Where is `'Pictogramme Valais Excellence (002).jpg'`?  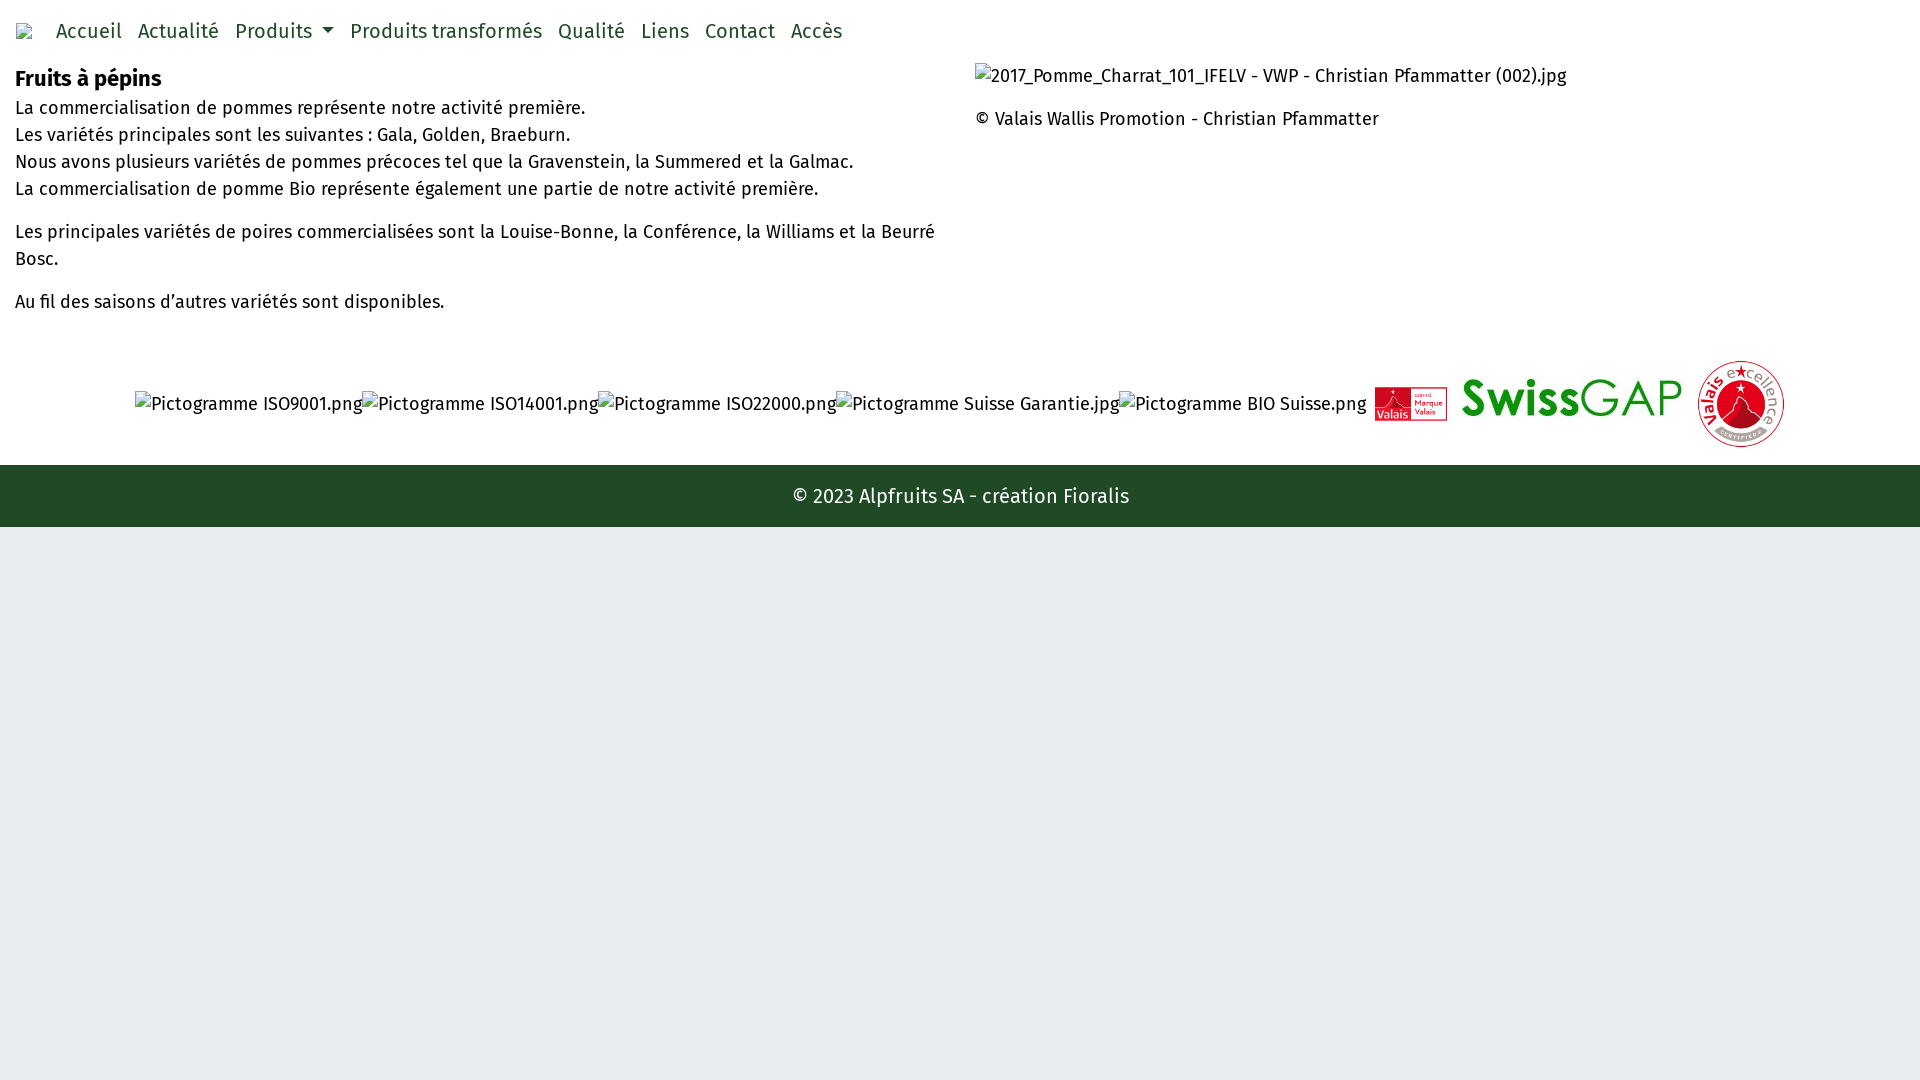
'Pictogramme Valais Excellence (002).jpg' is located at coordinates (1740, 404).